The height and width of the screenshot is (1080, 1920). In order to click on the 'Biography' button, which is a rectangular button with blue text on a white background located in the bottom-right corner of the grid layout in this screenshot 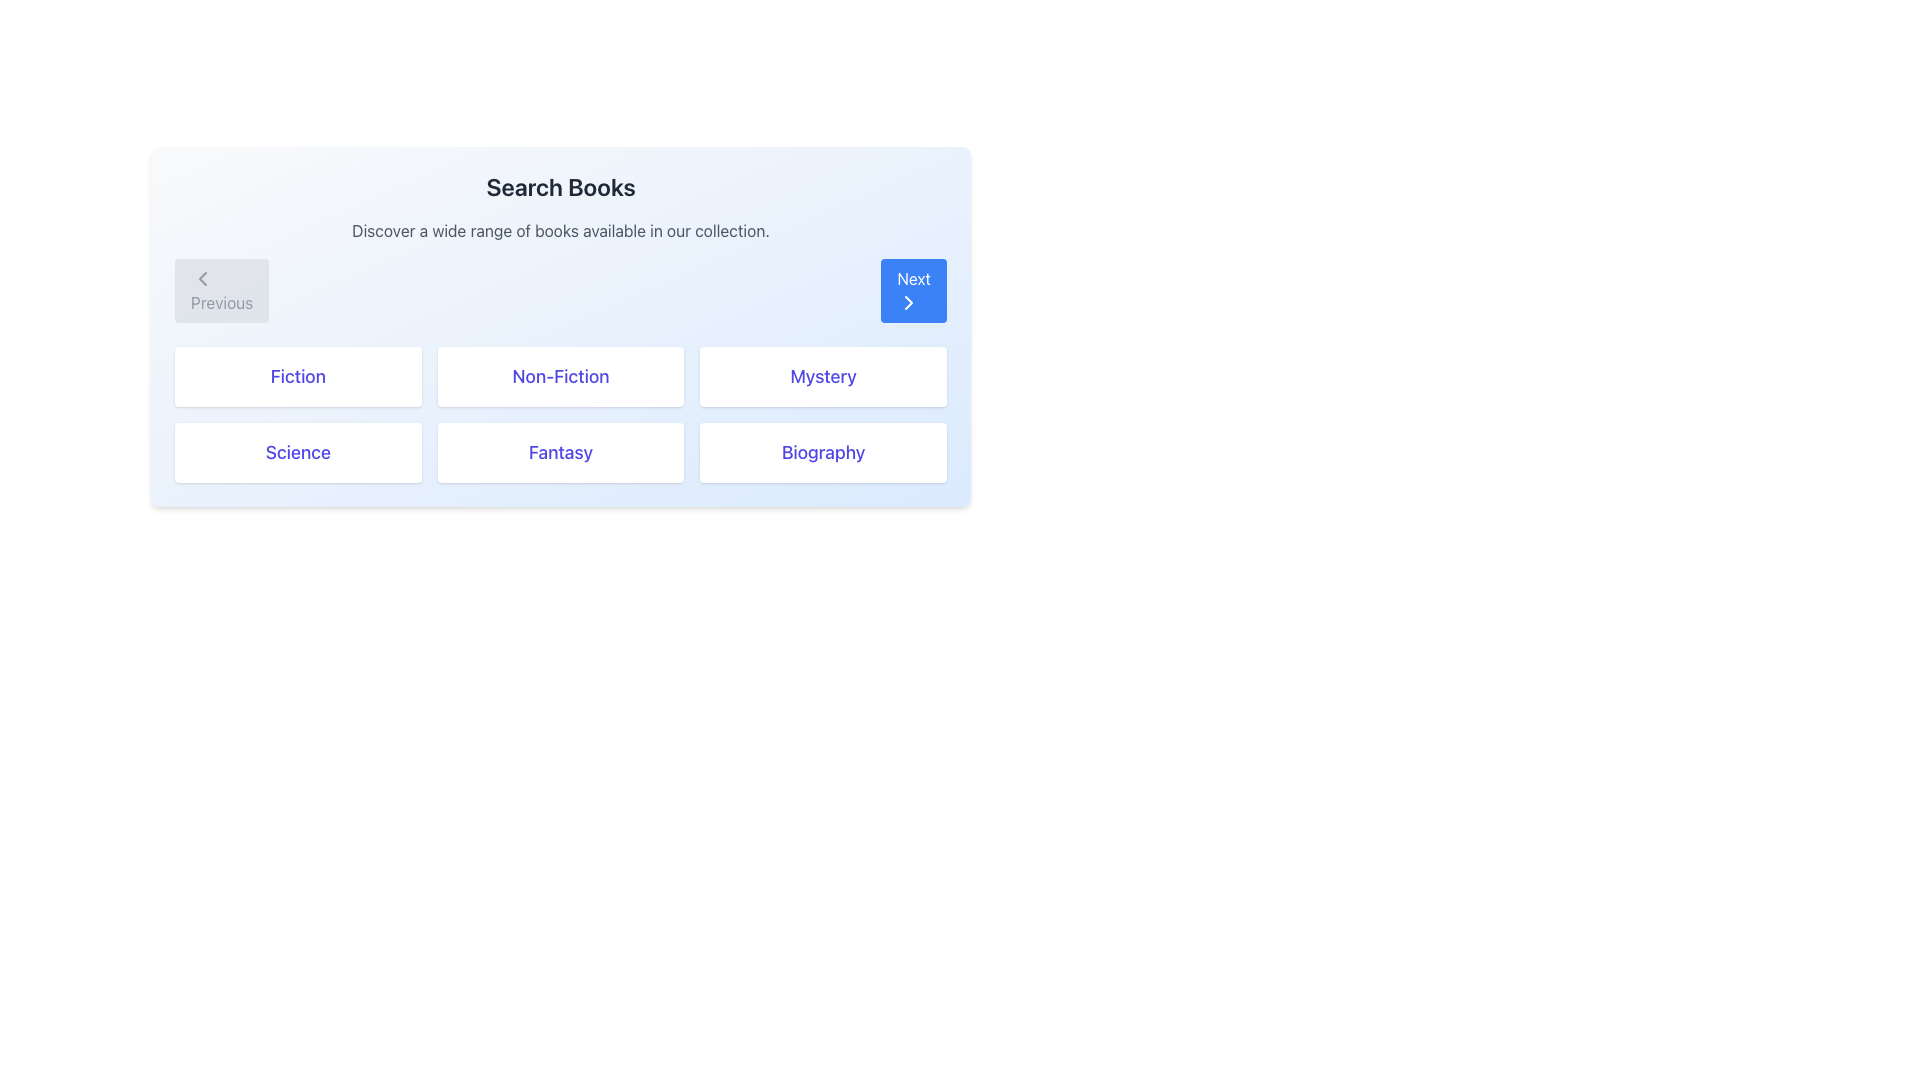, I will do `click(823, 452)`.